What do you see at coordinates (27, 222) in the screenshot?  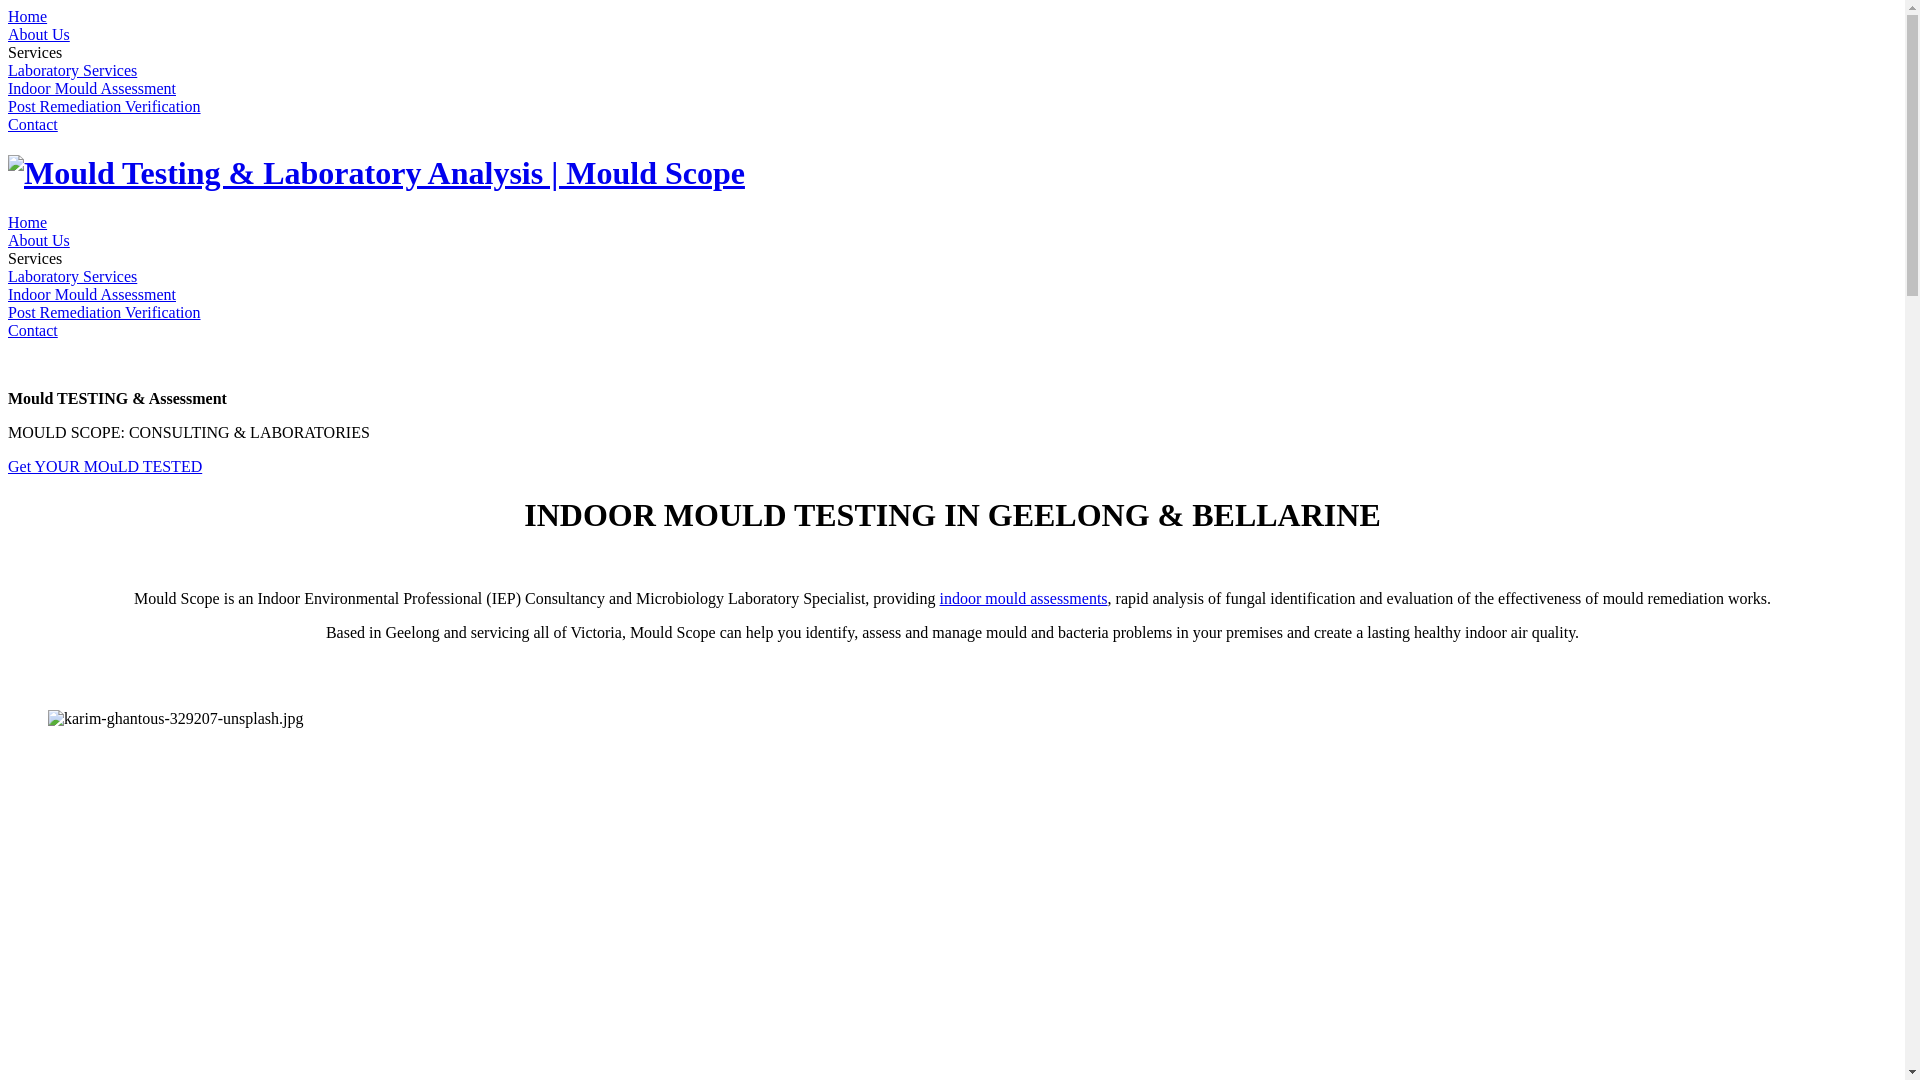 I see `'Home'` at bounding box center [27, 222].